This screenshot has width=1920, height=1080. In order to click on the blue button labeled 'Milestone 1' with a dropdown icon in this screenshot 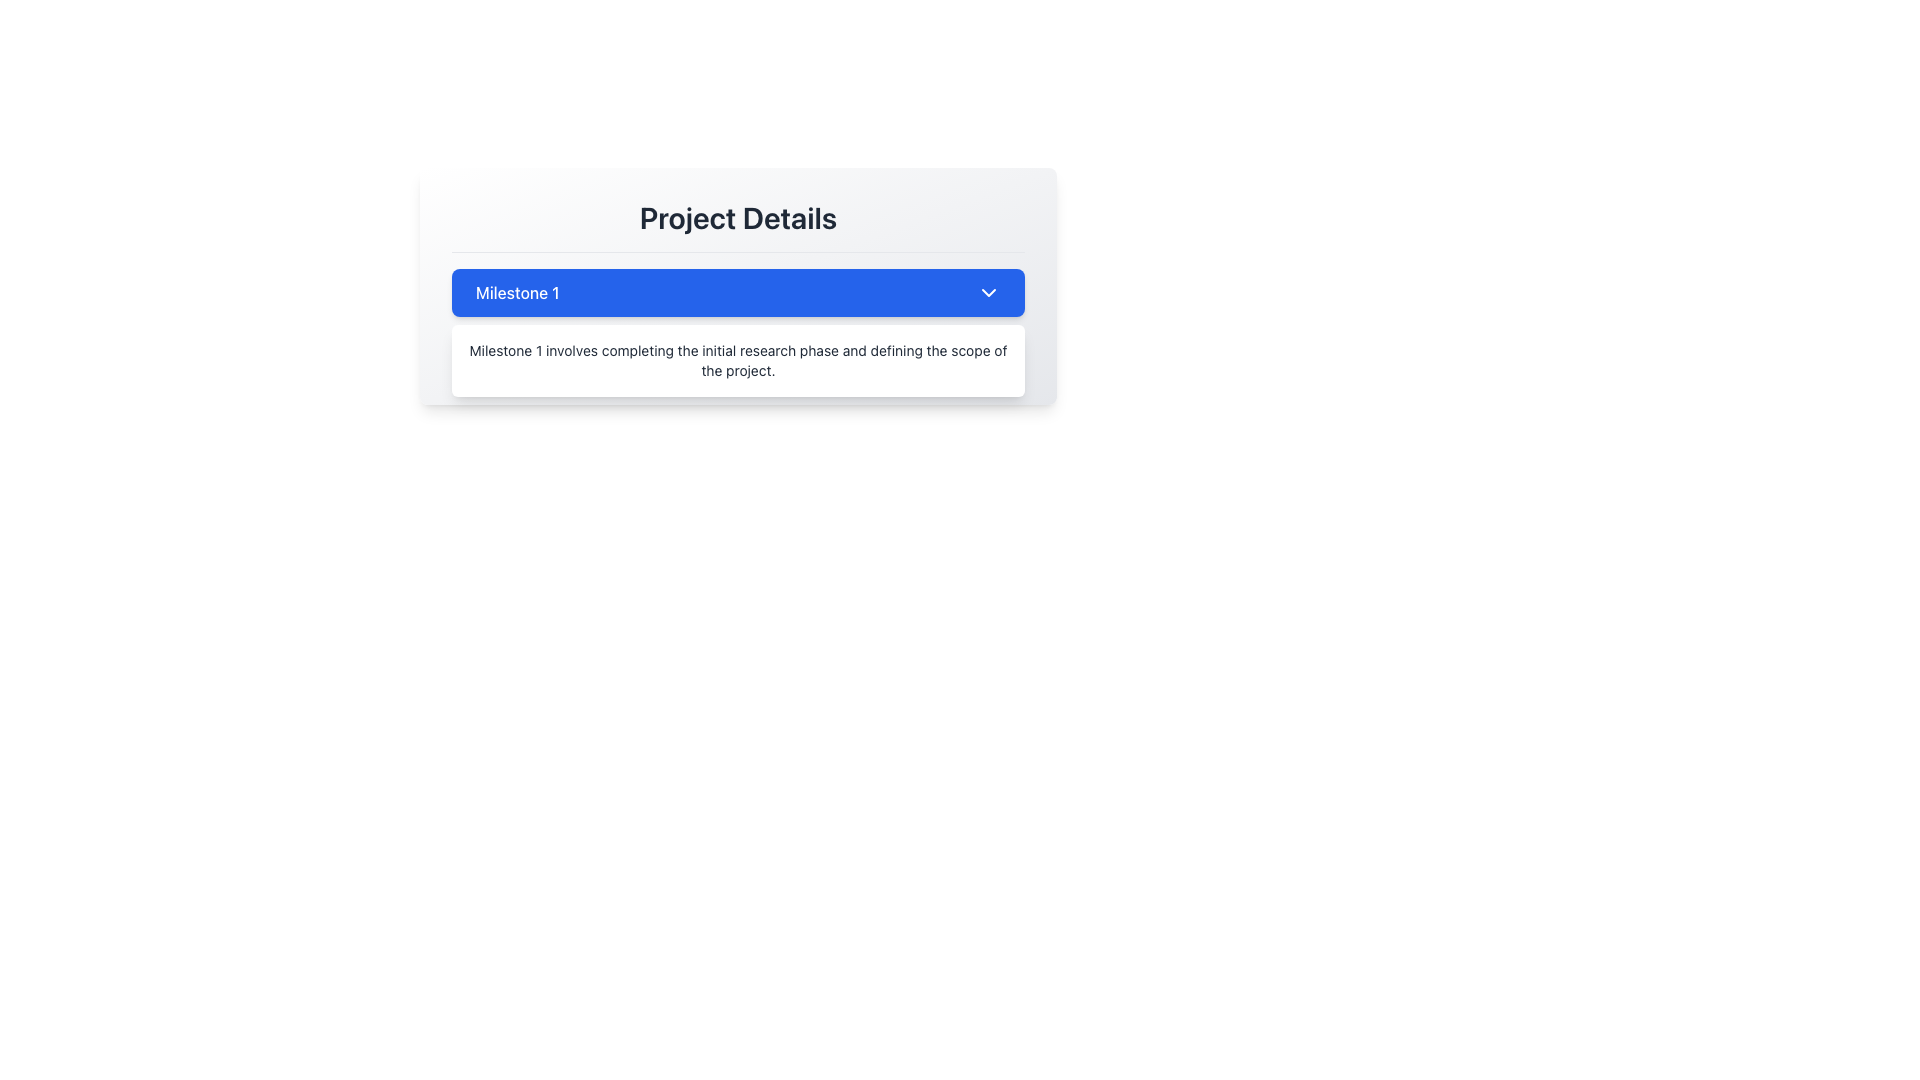, I will do `click(737, 322)`.